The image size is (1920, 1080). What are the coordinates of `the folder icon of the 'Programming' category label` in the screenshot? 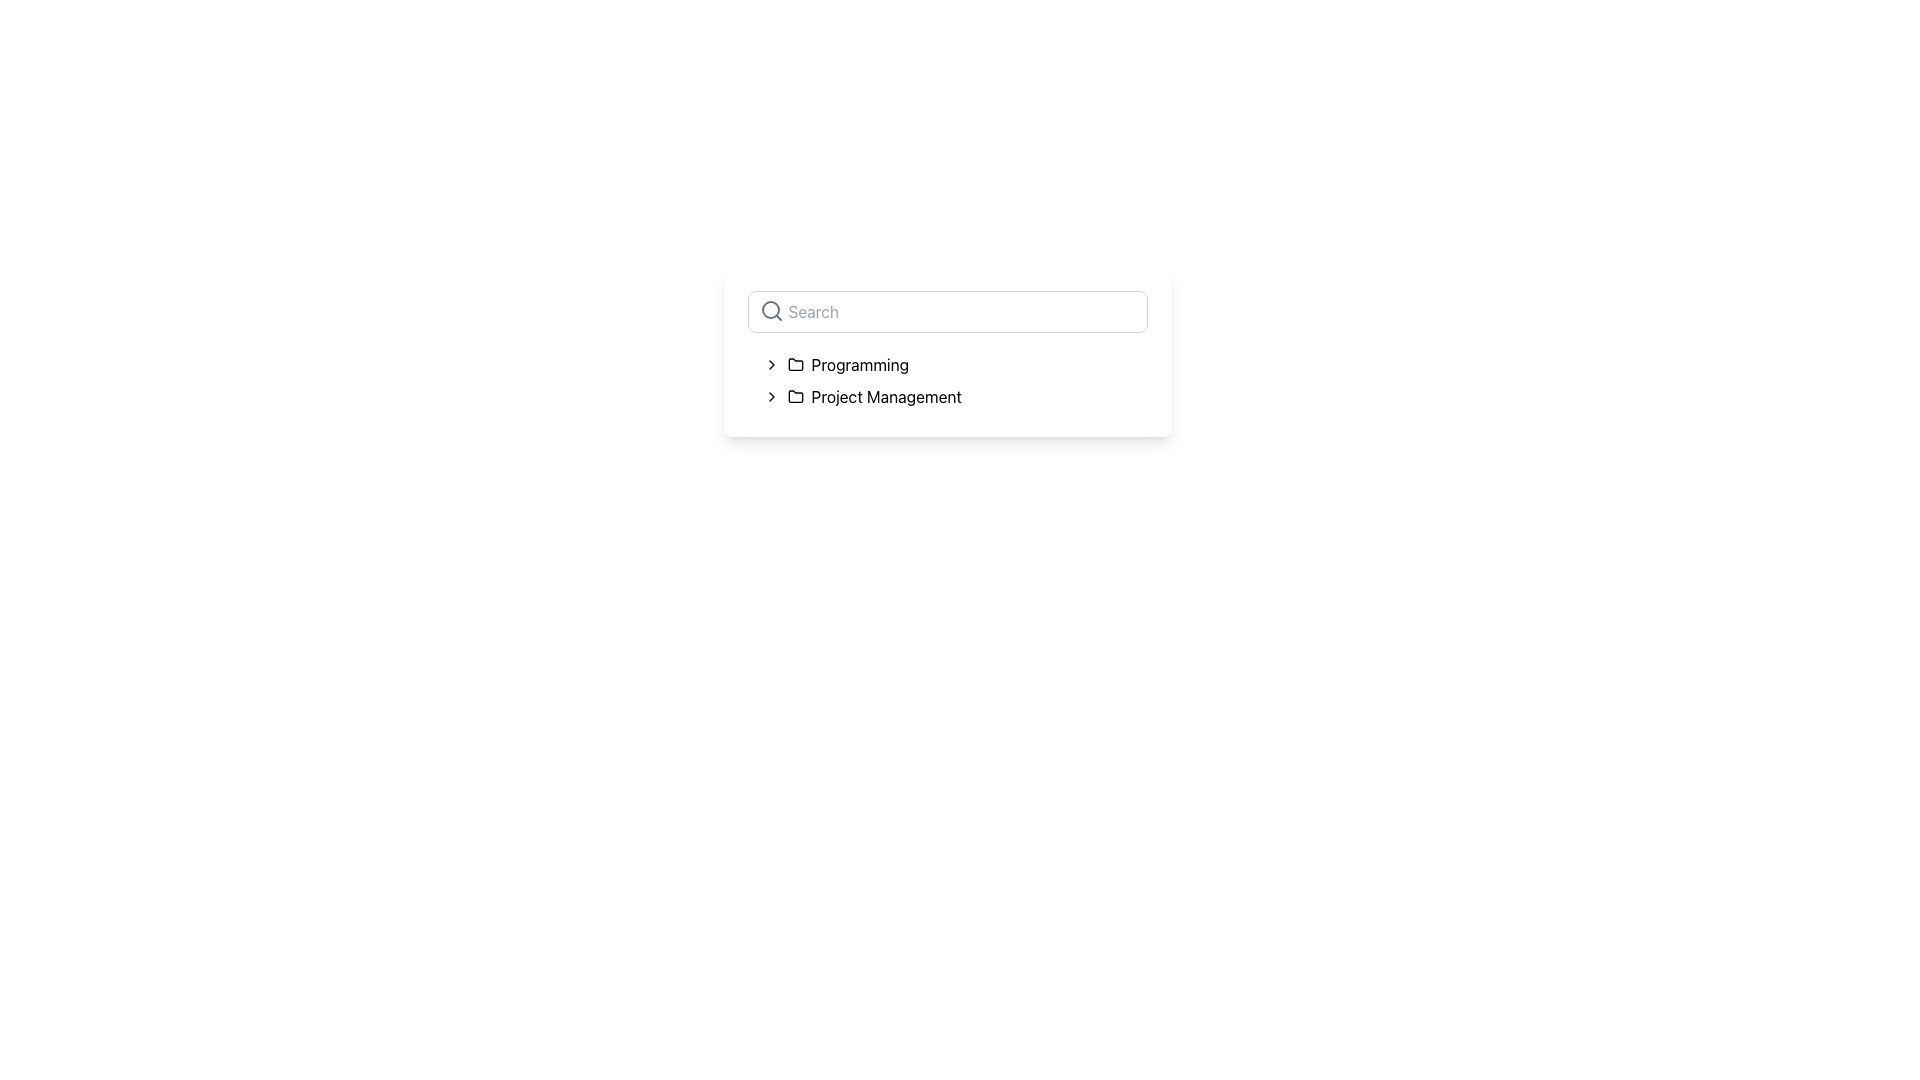 It's located at (848, 365).